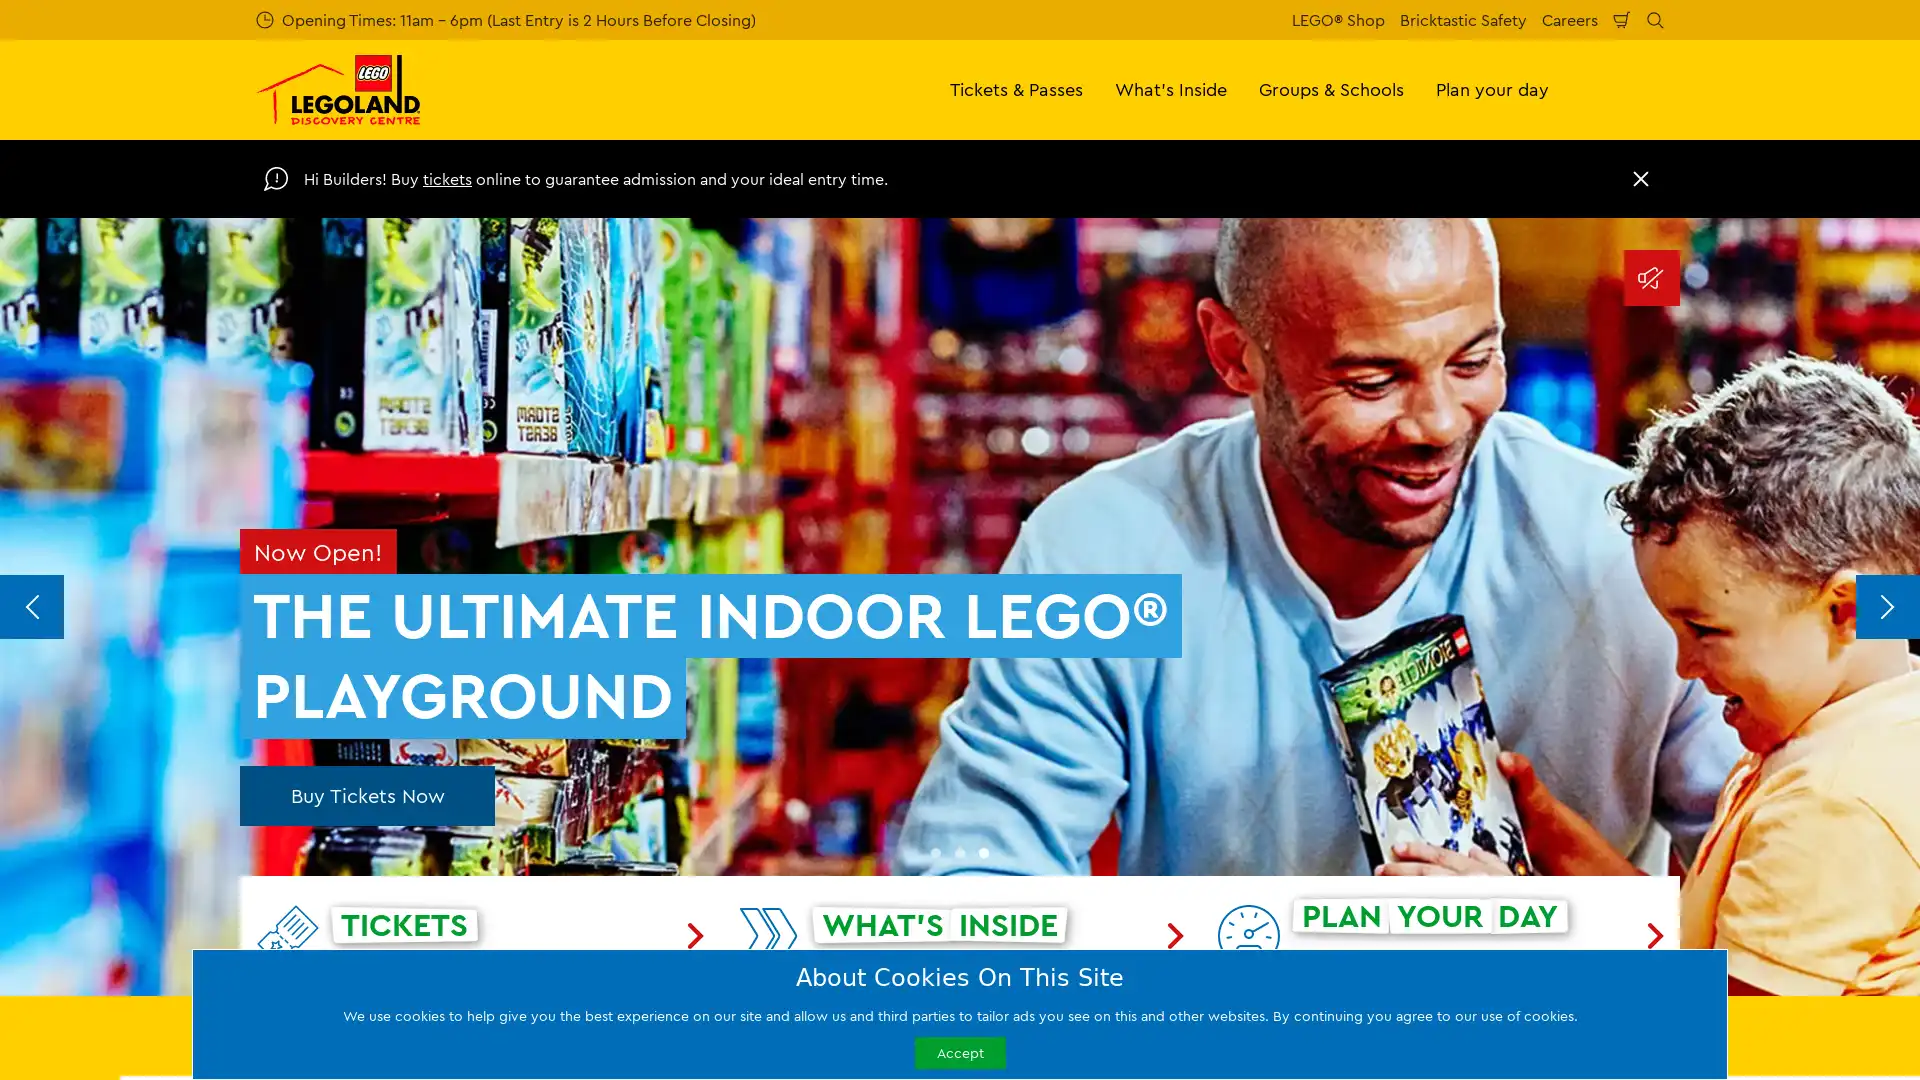 This screenshot has height=1080, width=1920. I want to click on Tickets & Passes, so click(1016, 88).